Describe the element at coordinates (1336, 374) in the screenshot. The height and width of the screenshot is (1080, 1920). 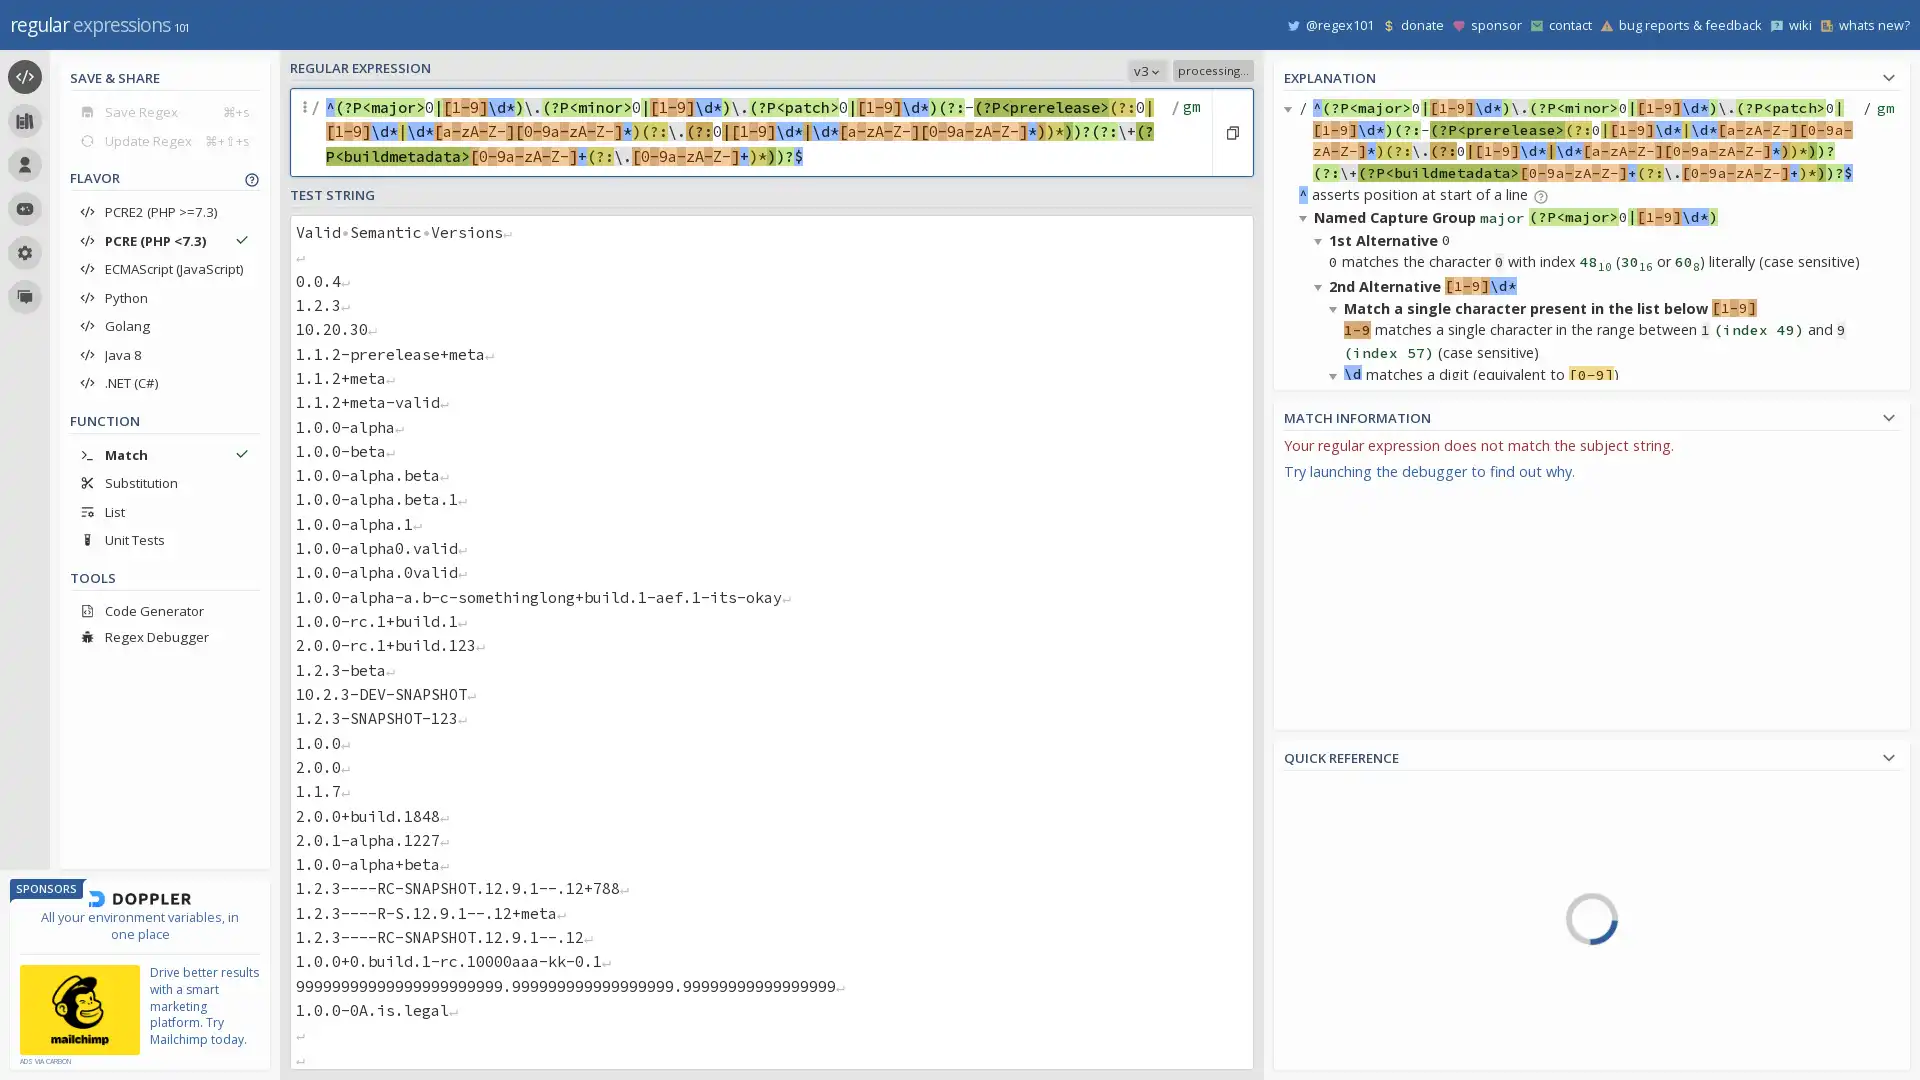
I see `Collapse Subtree` at that location.